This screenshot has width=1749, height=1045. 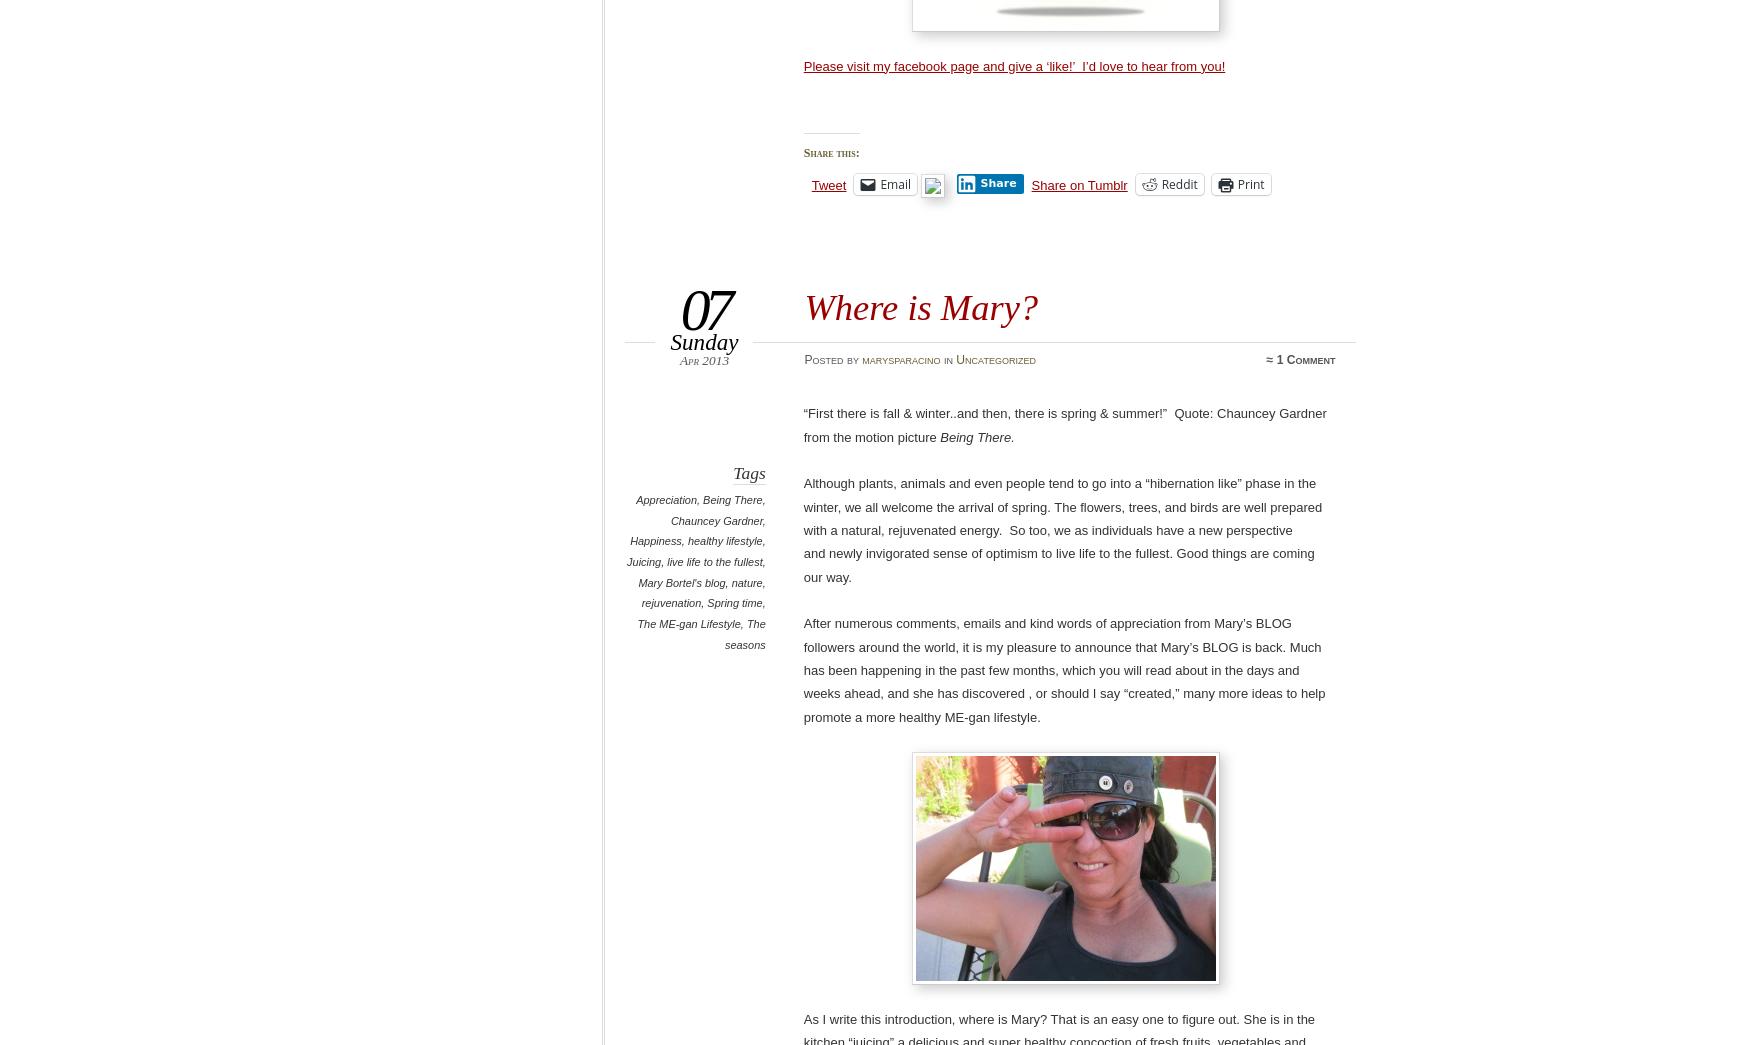 What do you see at coordinates (824, 359) in the screenshot?
I see `'Posted'` at bounding box center [824, 359].